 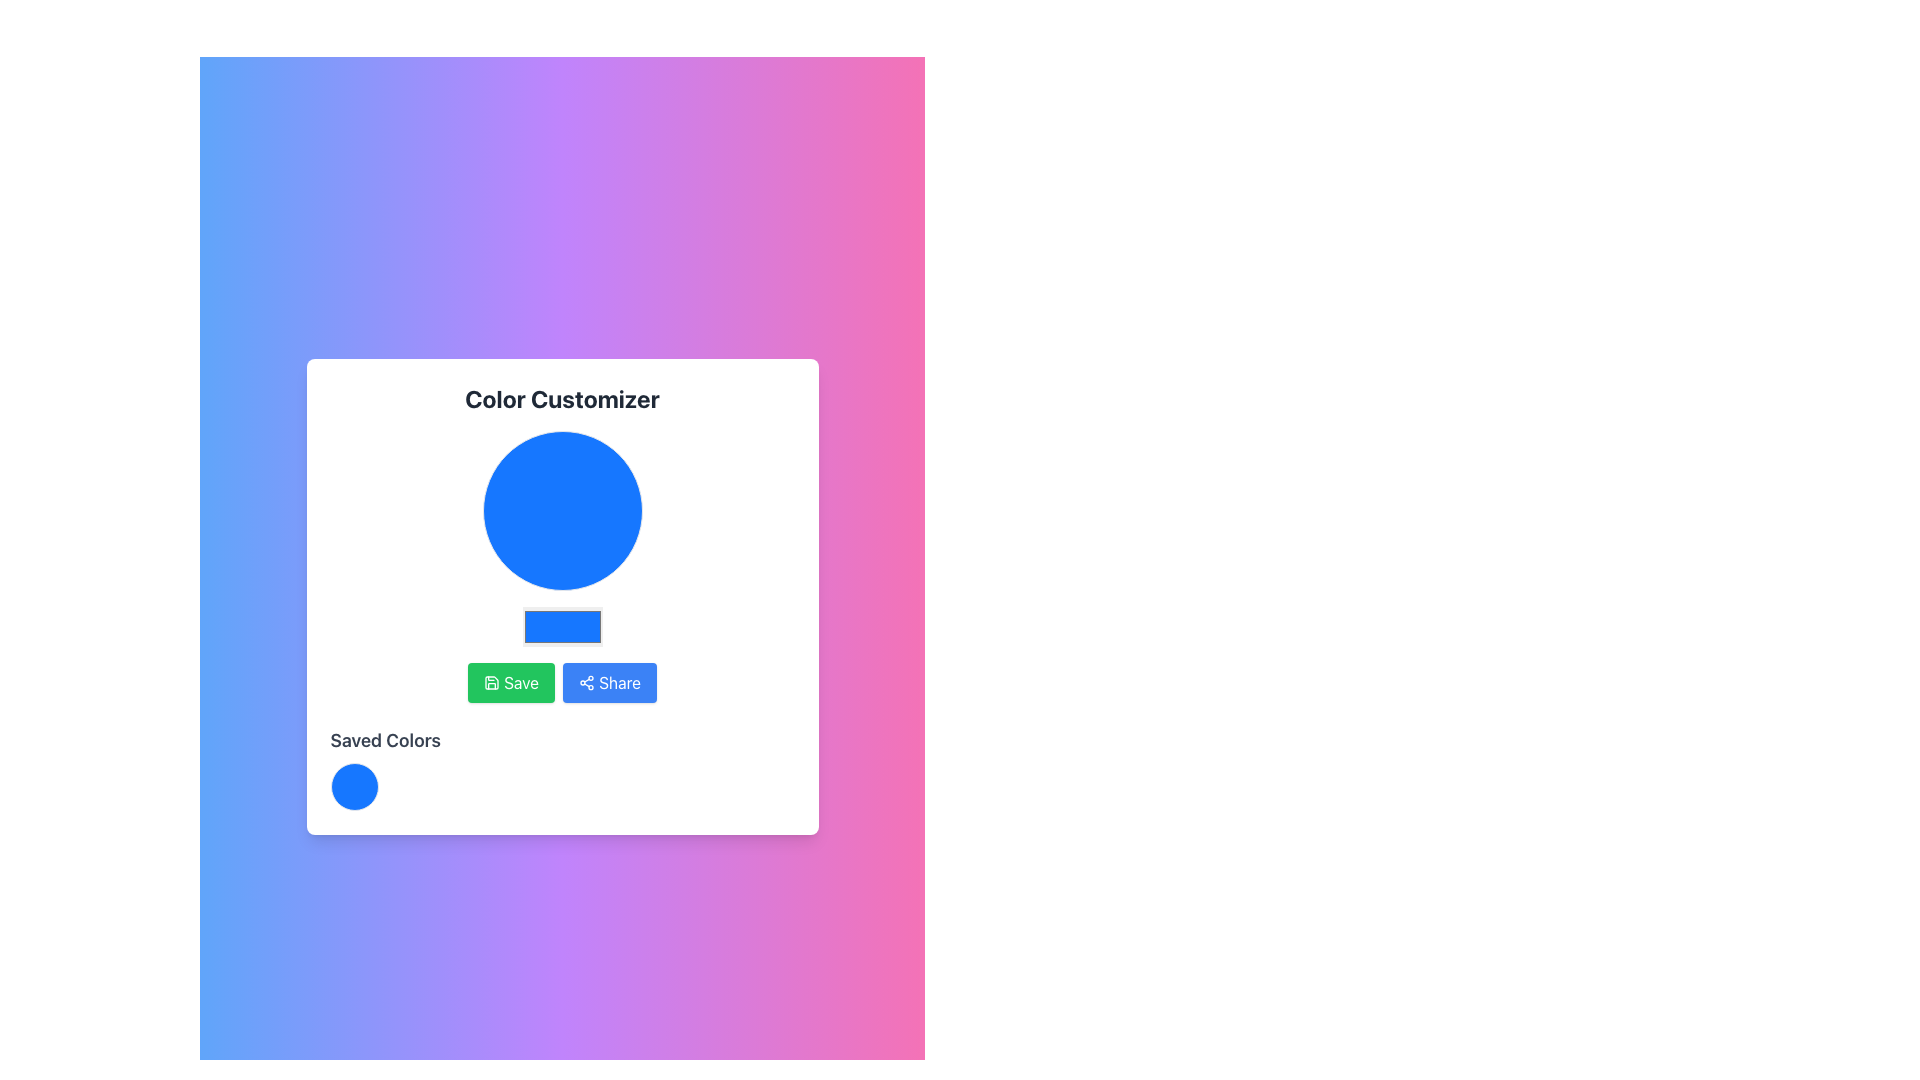 I want to click on the blue circular component centered within the 'Color Customizer' module, which is positioned above a smaller blue rectangular button, so click(x=561, y=509).